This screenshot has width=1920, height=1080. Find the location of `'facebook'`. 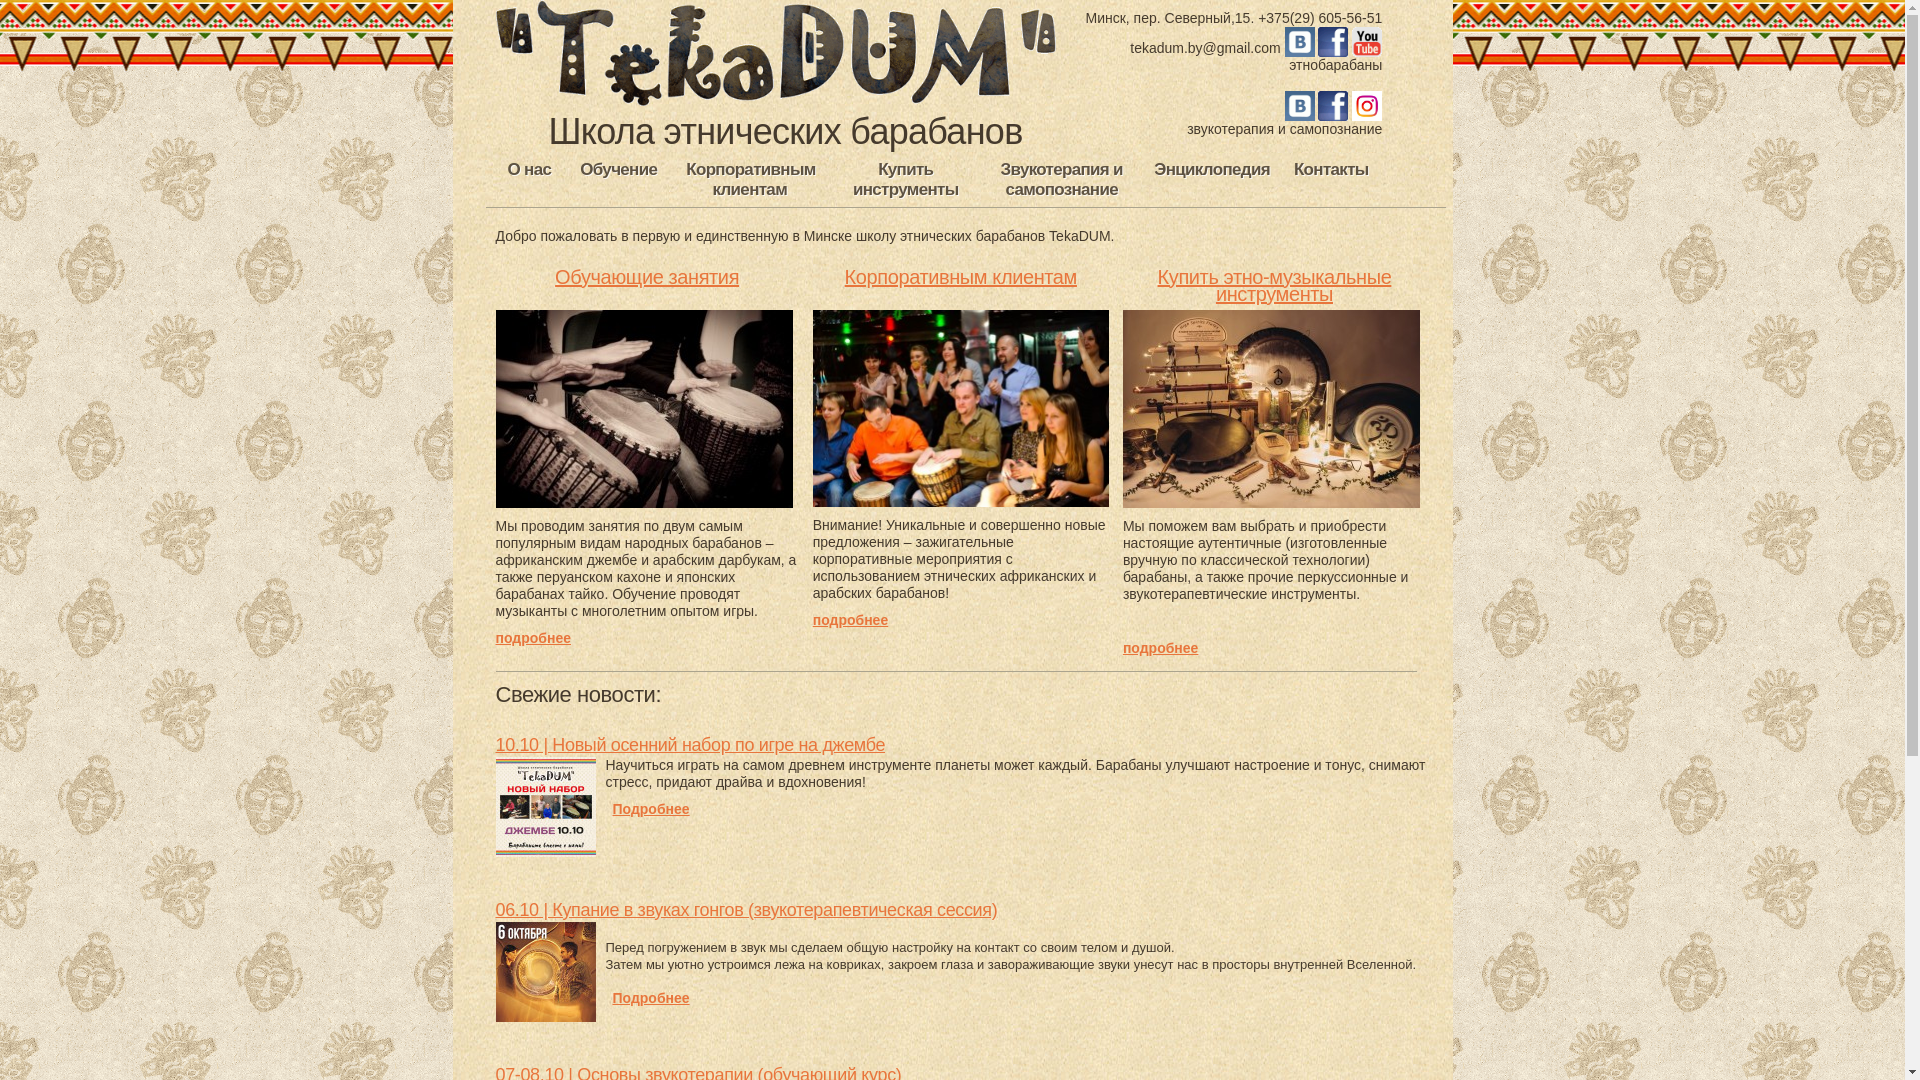

'facebook' is located at coordinates (1333, 111).